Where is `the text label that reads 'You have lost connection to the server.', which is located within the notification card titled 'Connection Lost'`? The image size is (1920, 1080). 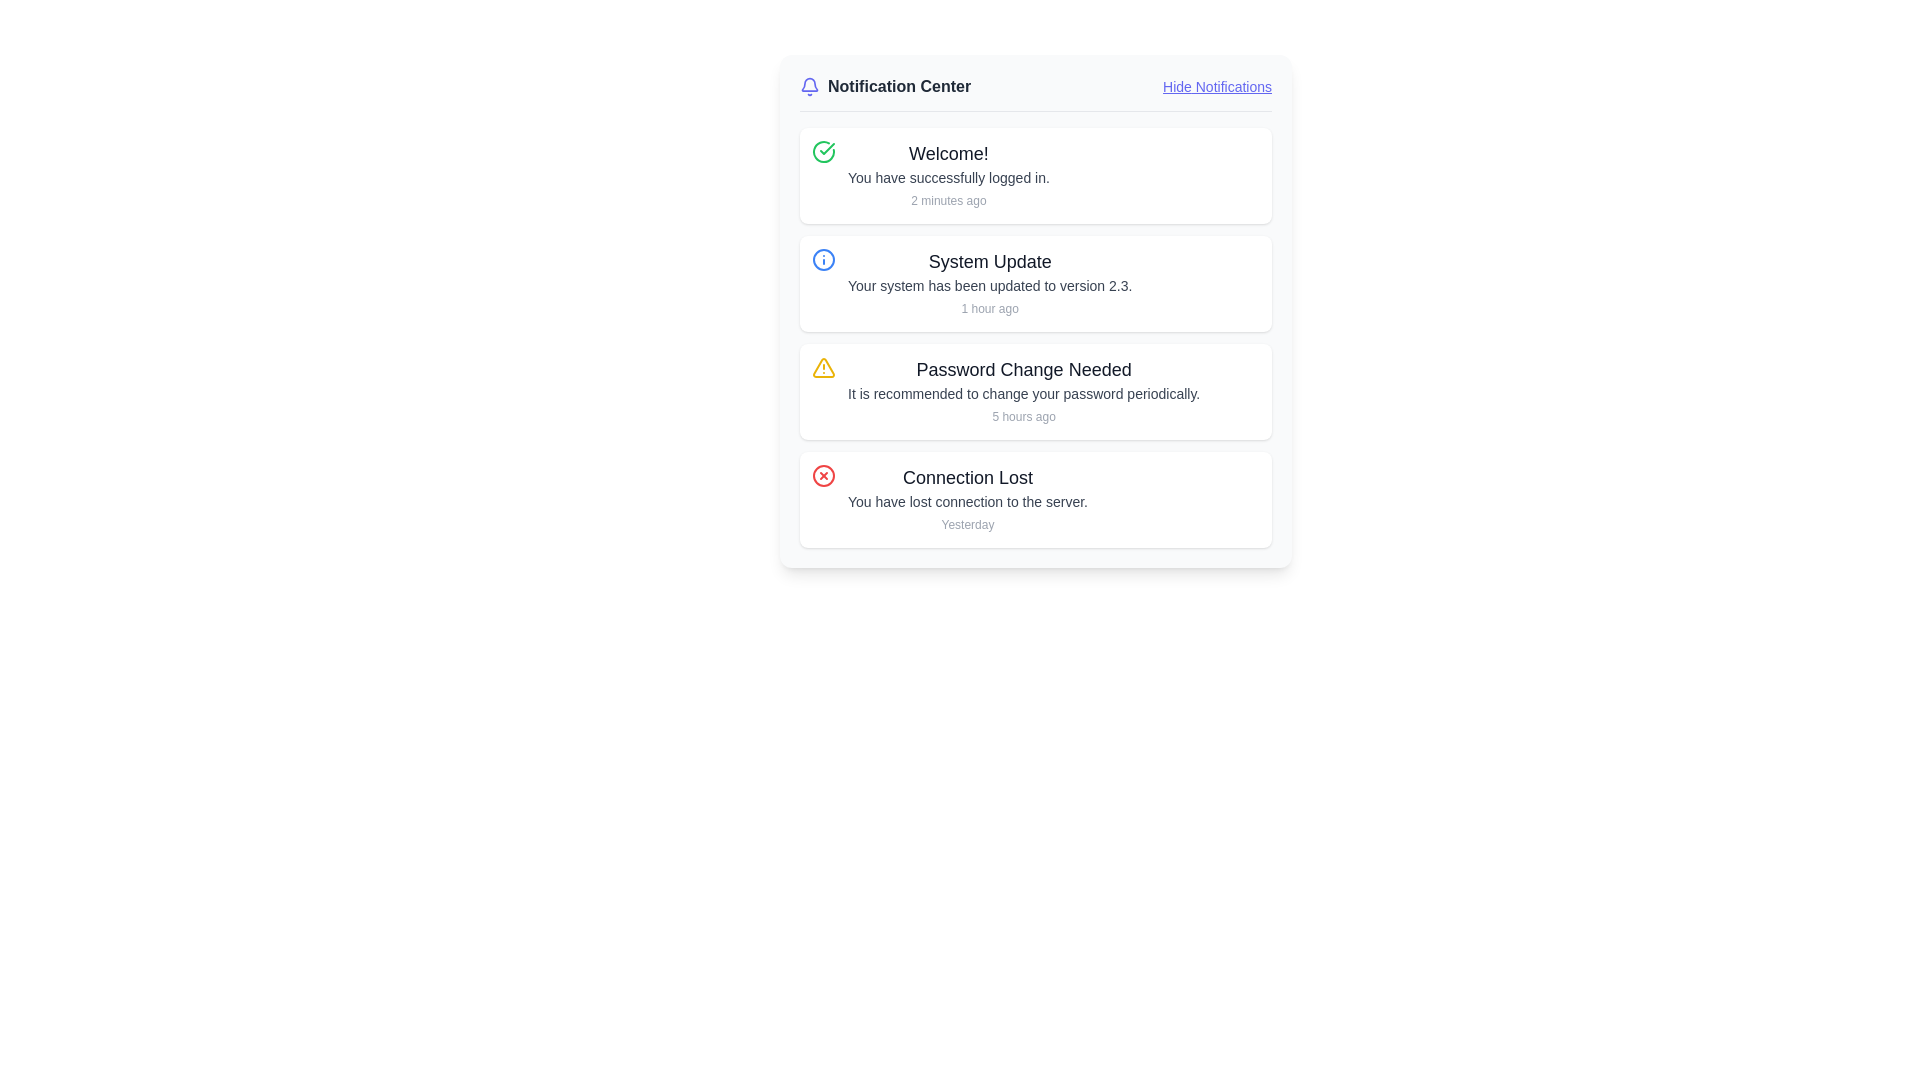
the text label that reads 'You have lost connection to the server.', which is located within the notification card titled 'Connection Lost' is located at coordinates (968, 500).